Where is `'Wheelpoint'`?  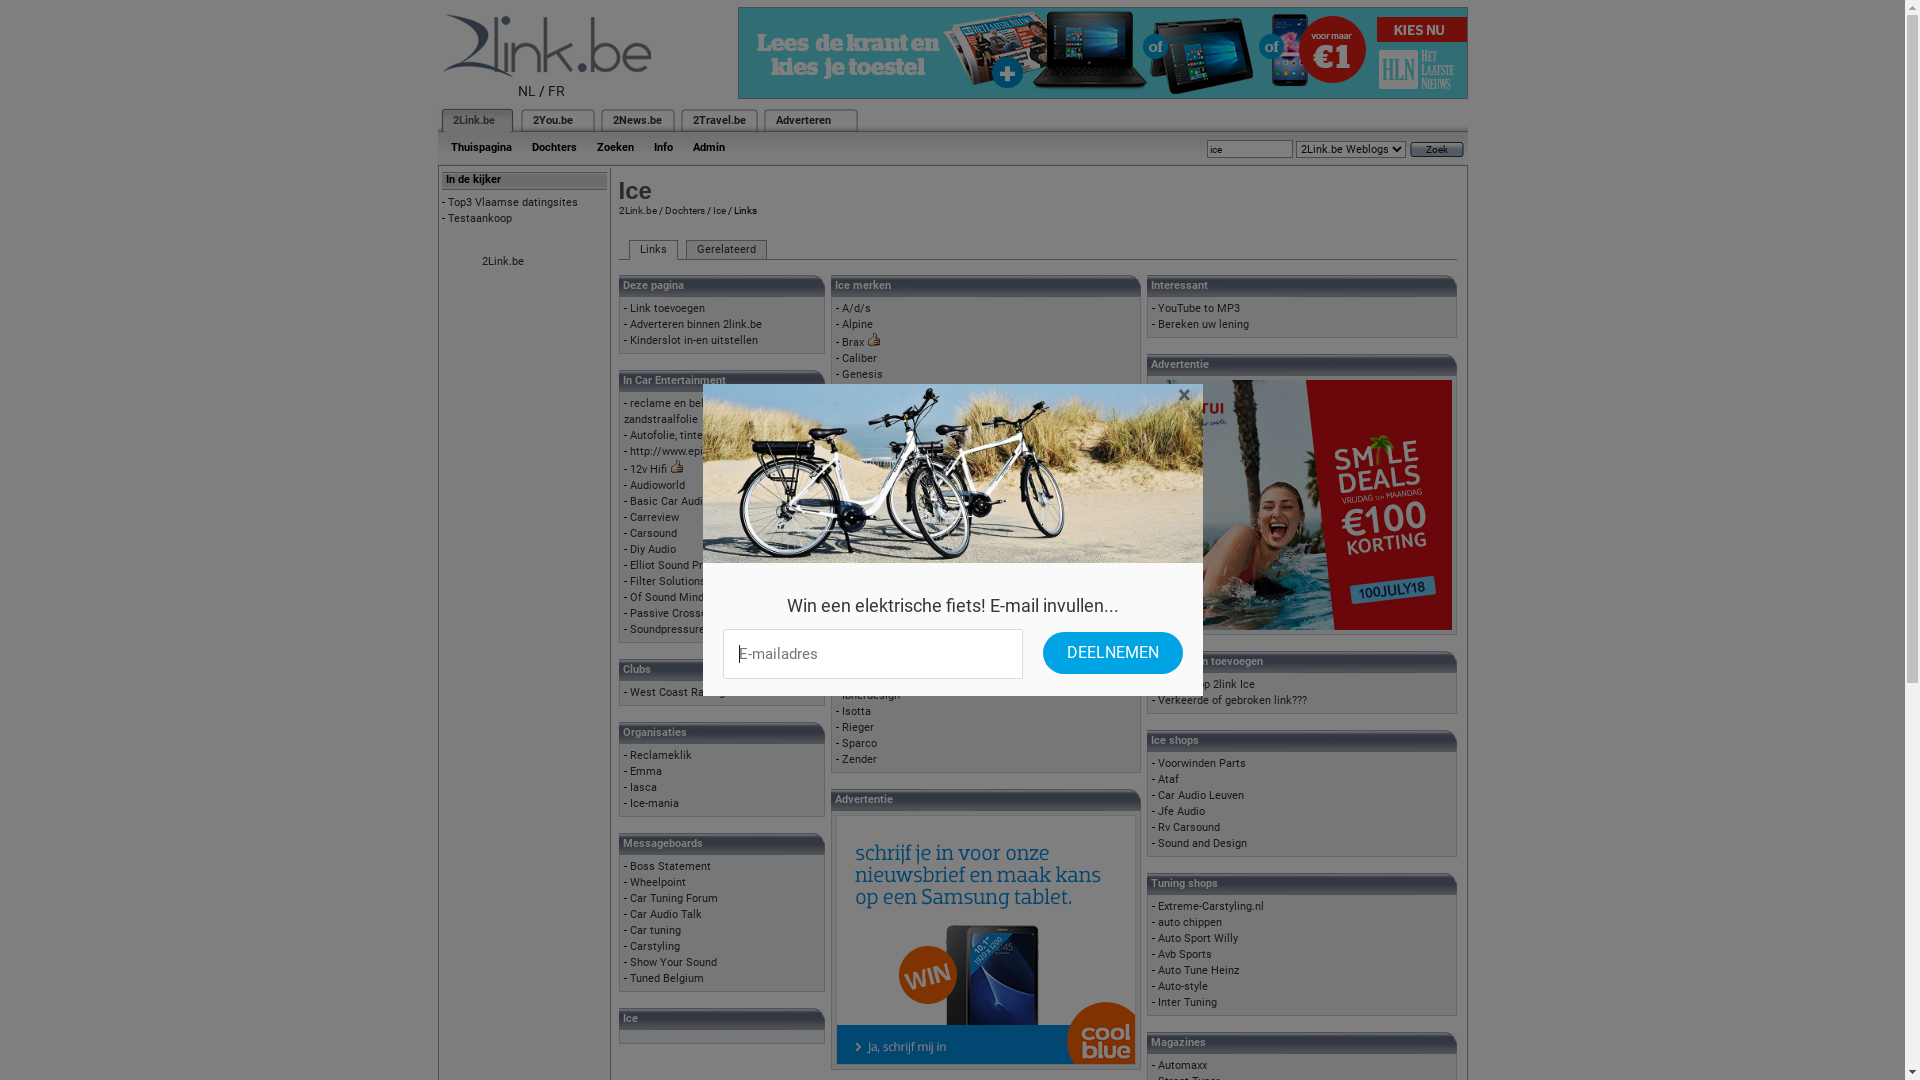
'Wheelpoint' is located at coordinates (657, 881).